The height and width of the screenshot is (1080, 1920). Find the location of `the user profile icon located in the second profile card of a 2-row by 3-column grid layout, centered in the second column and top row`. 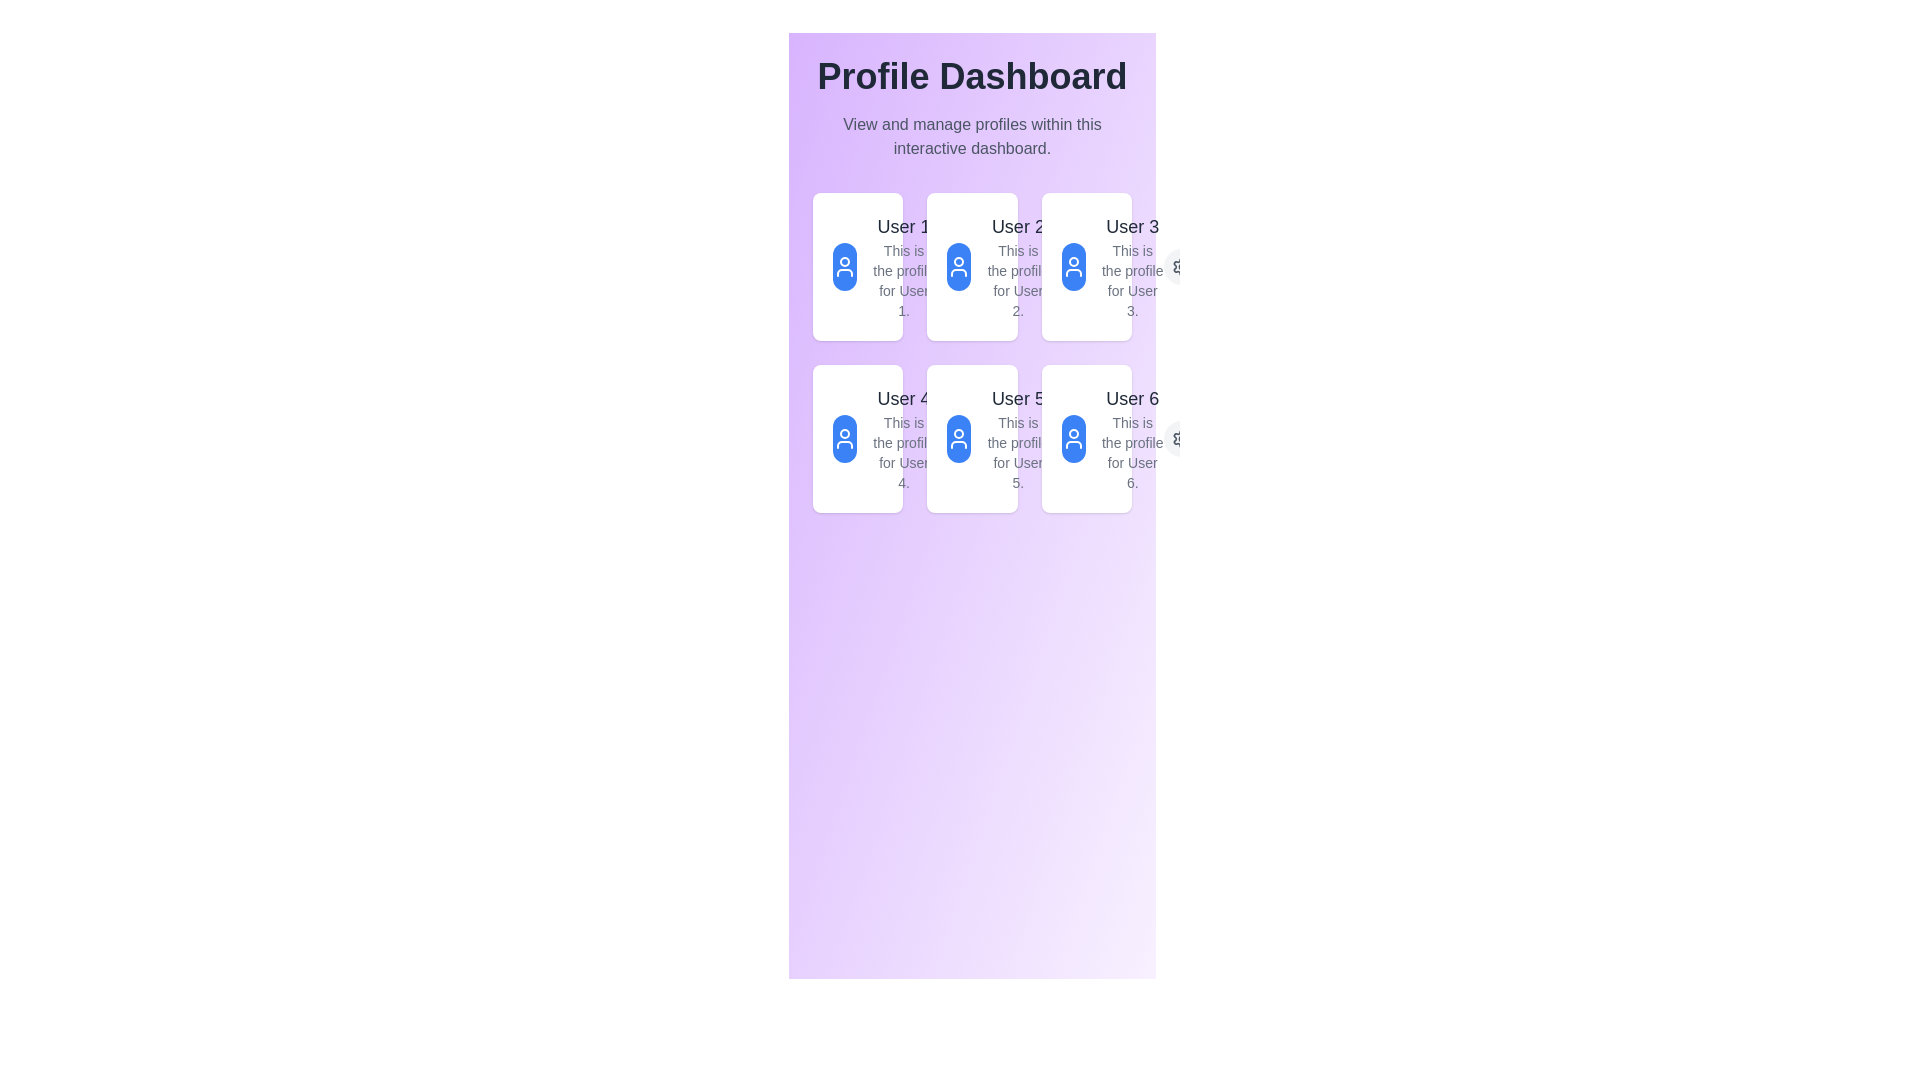

the user profile icon located in the second profile card of a 2-row by 3-column grid layout, centered in the second column and top row is located at coordinates (958, 265).